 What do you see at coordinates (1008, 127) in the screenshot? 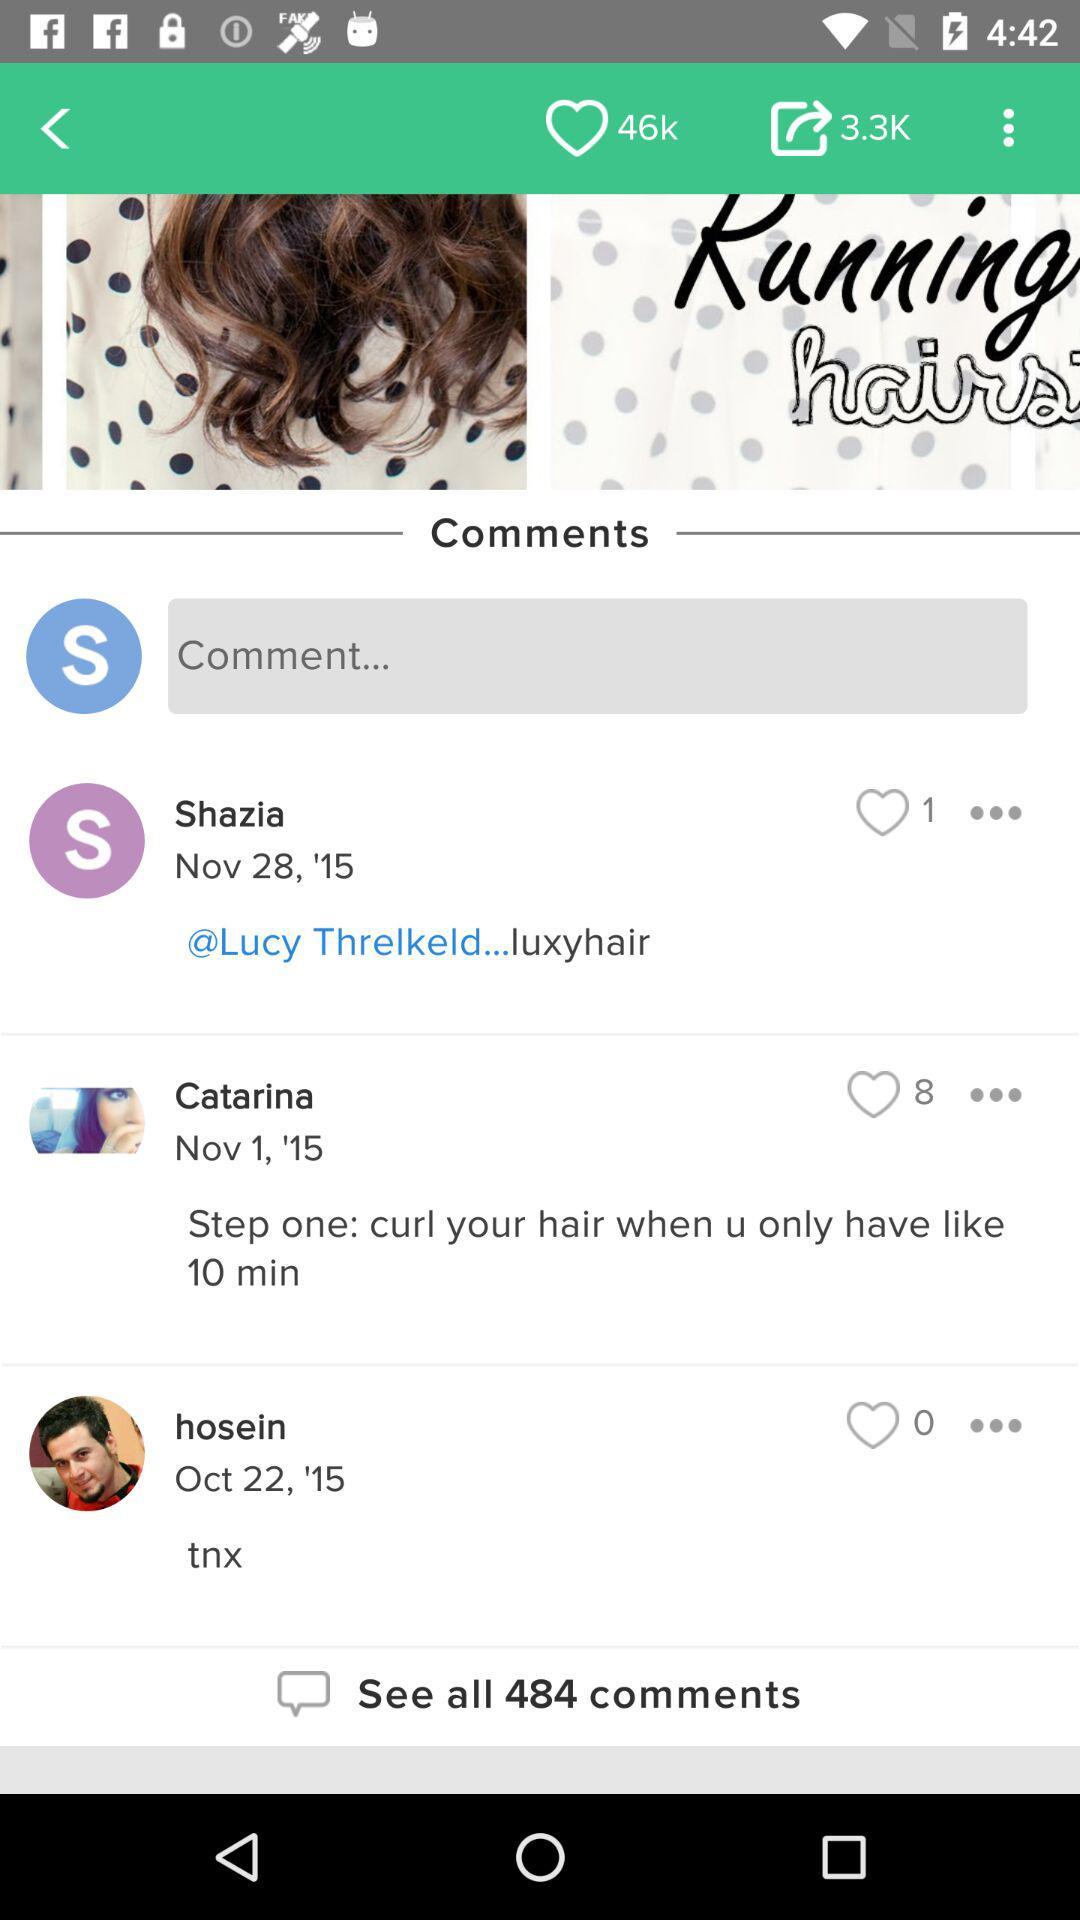
I see `the more icon` at bounding box center [1008, 127].